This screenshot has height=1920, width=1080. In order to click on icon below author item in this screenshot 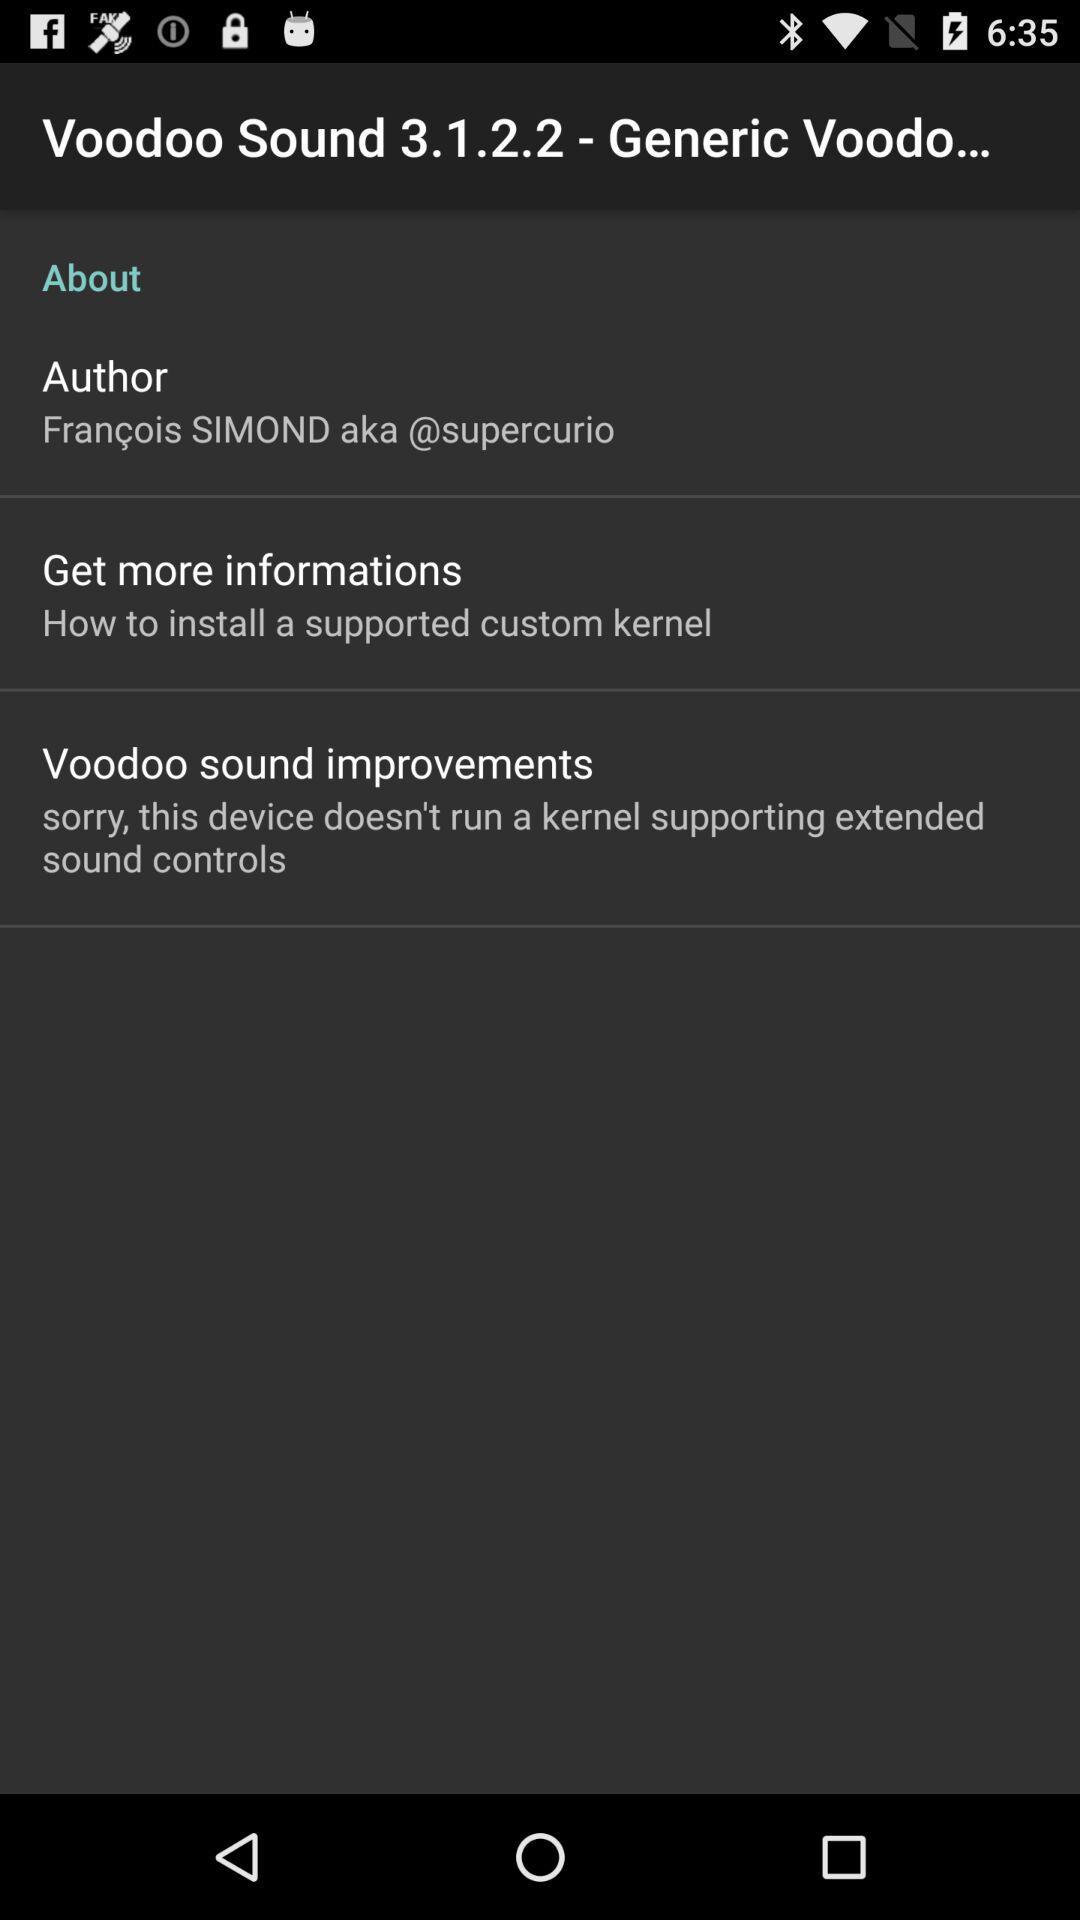, I will do `click(327, 427)`.